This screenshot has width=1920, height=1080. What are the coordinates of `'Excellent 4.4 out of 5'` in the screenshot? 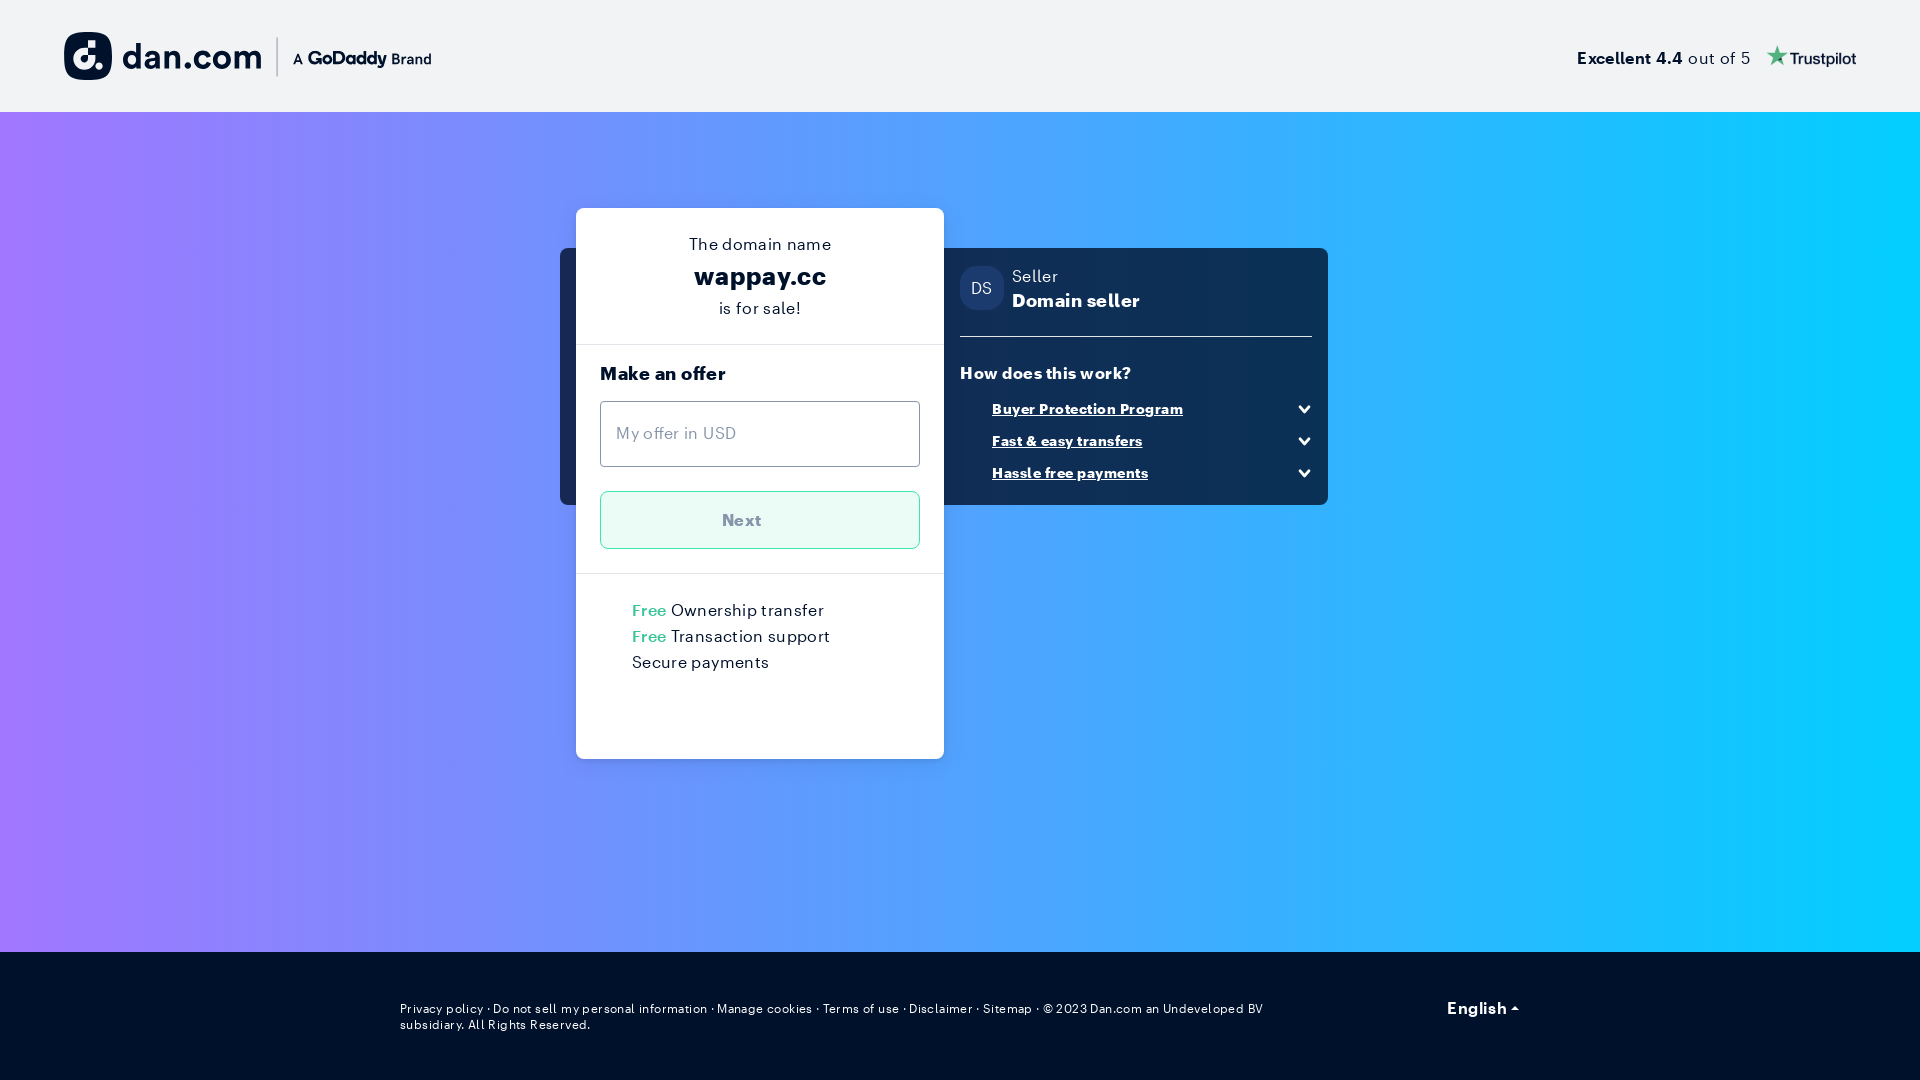 It's located at (1581, 55).